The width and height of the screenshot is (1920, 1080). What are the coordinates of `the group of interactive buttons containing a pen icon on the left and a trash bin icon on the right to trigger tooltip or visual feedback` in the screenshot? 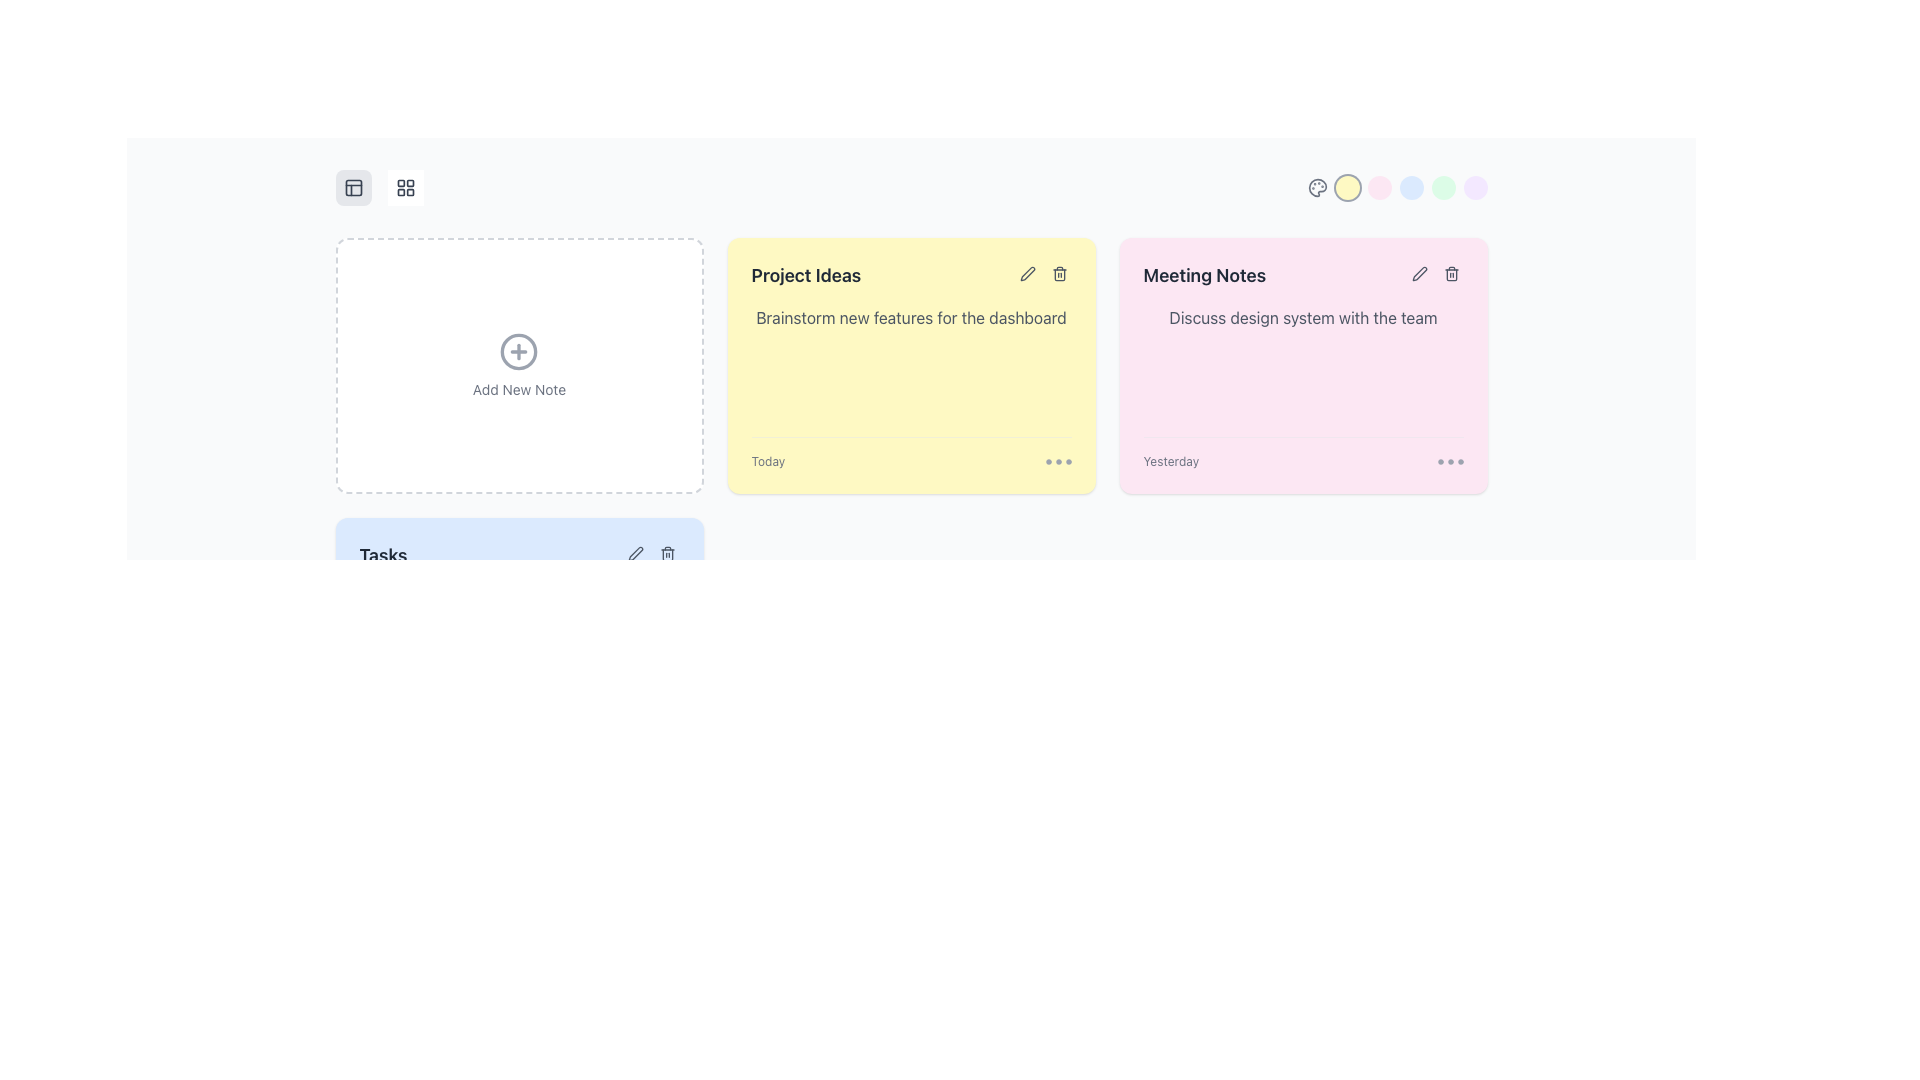 It's located at (651, 554).